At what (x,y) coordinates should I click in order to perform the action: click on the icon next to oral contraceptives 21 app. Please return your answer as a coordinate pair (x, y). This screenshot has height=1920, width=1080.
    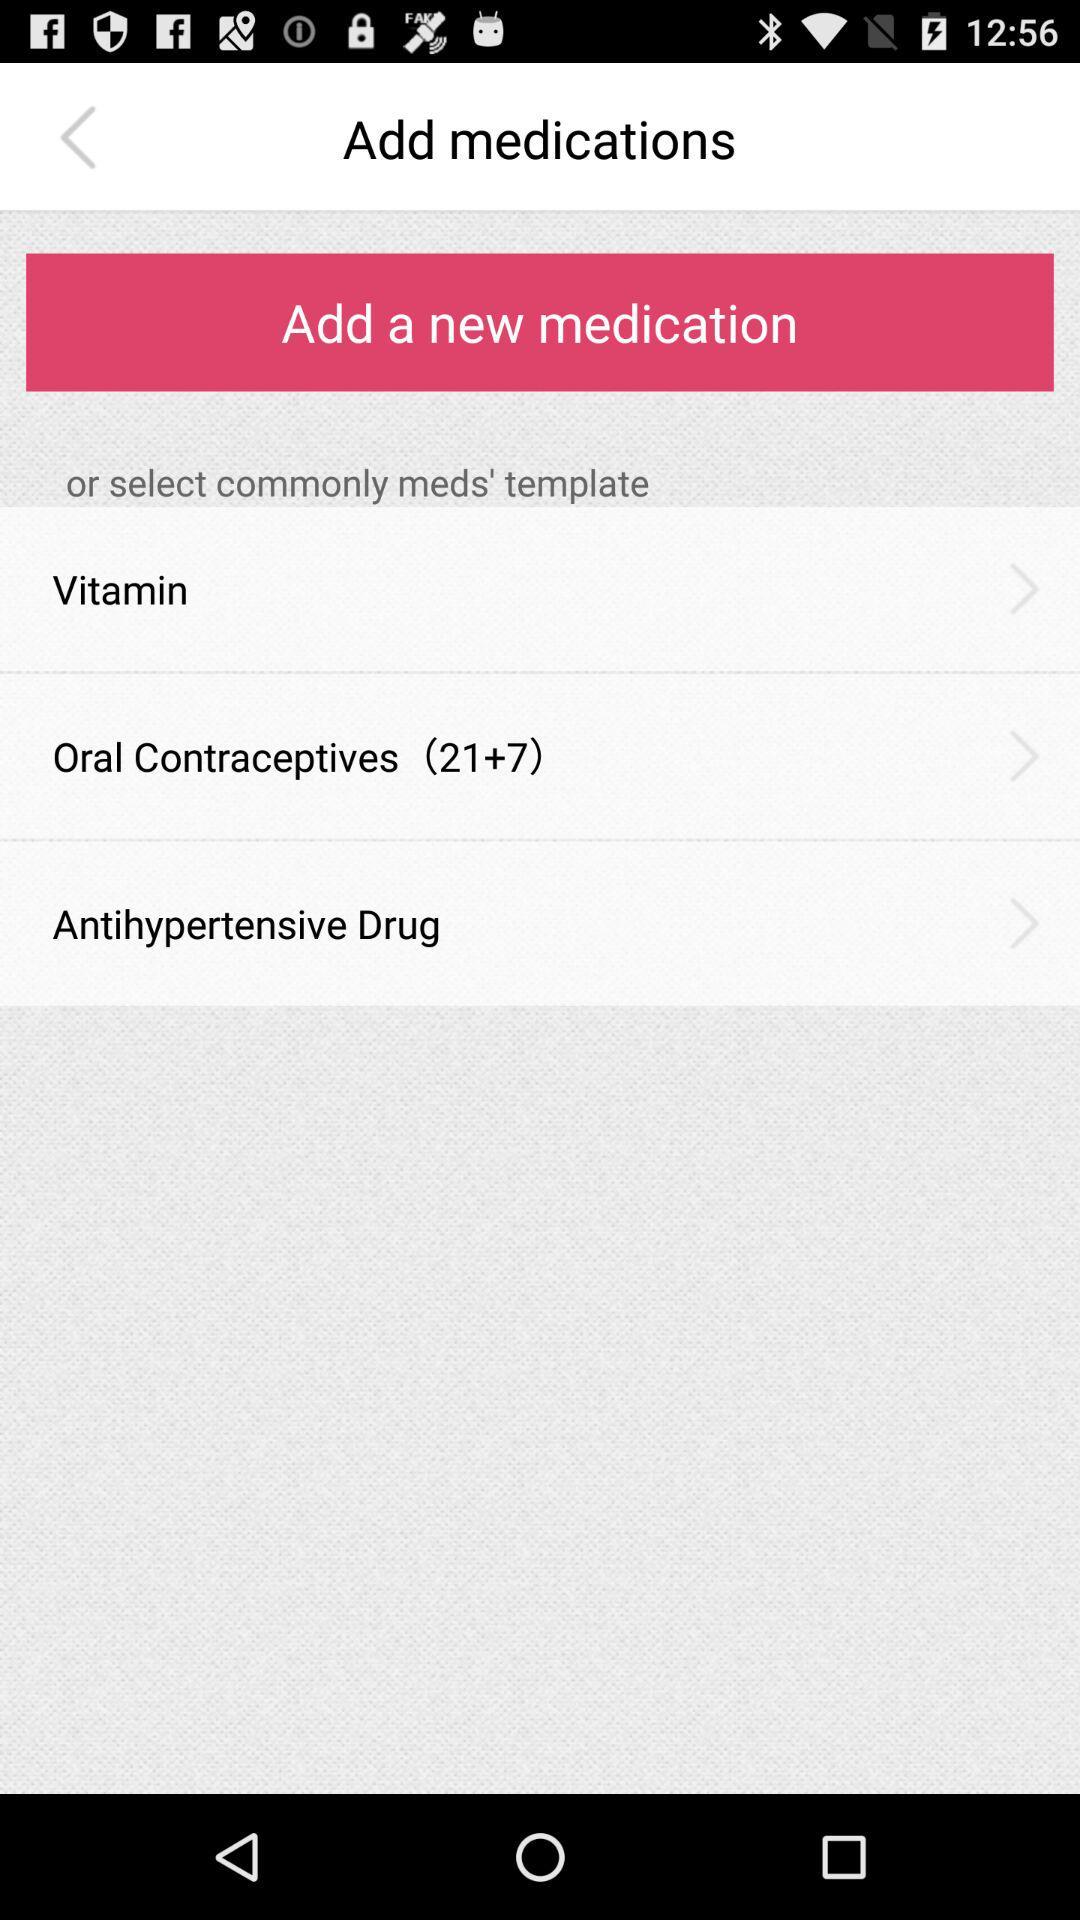
    Looking at the image, I should click on (1024, 754).